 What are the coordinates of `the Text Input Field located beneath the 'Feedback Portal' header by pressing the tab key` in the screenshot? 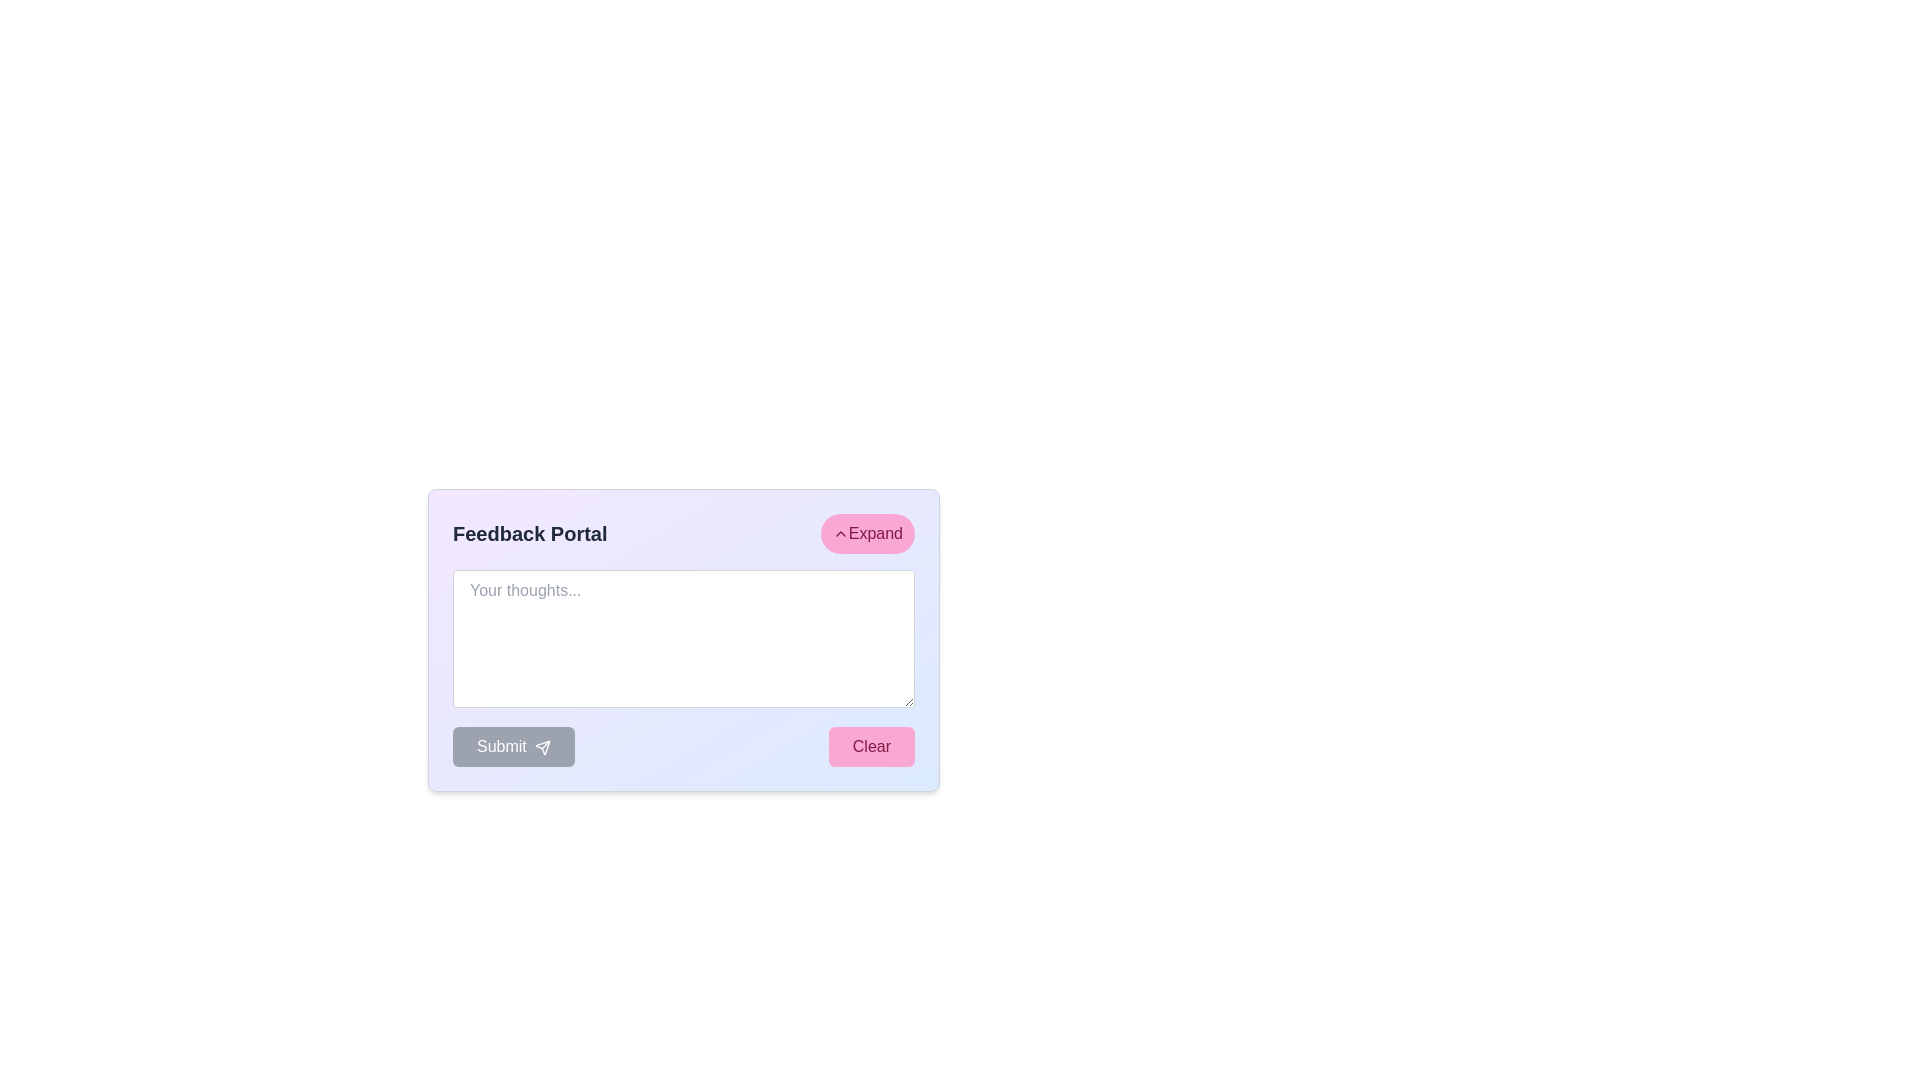 It's located at (684, 620).